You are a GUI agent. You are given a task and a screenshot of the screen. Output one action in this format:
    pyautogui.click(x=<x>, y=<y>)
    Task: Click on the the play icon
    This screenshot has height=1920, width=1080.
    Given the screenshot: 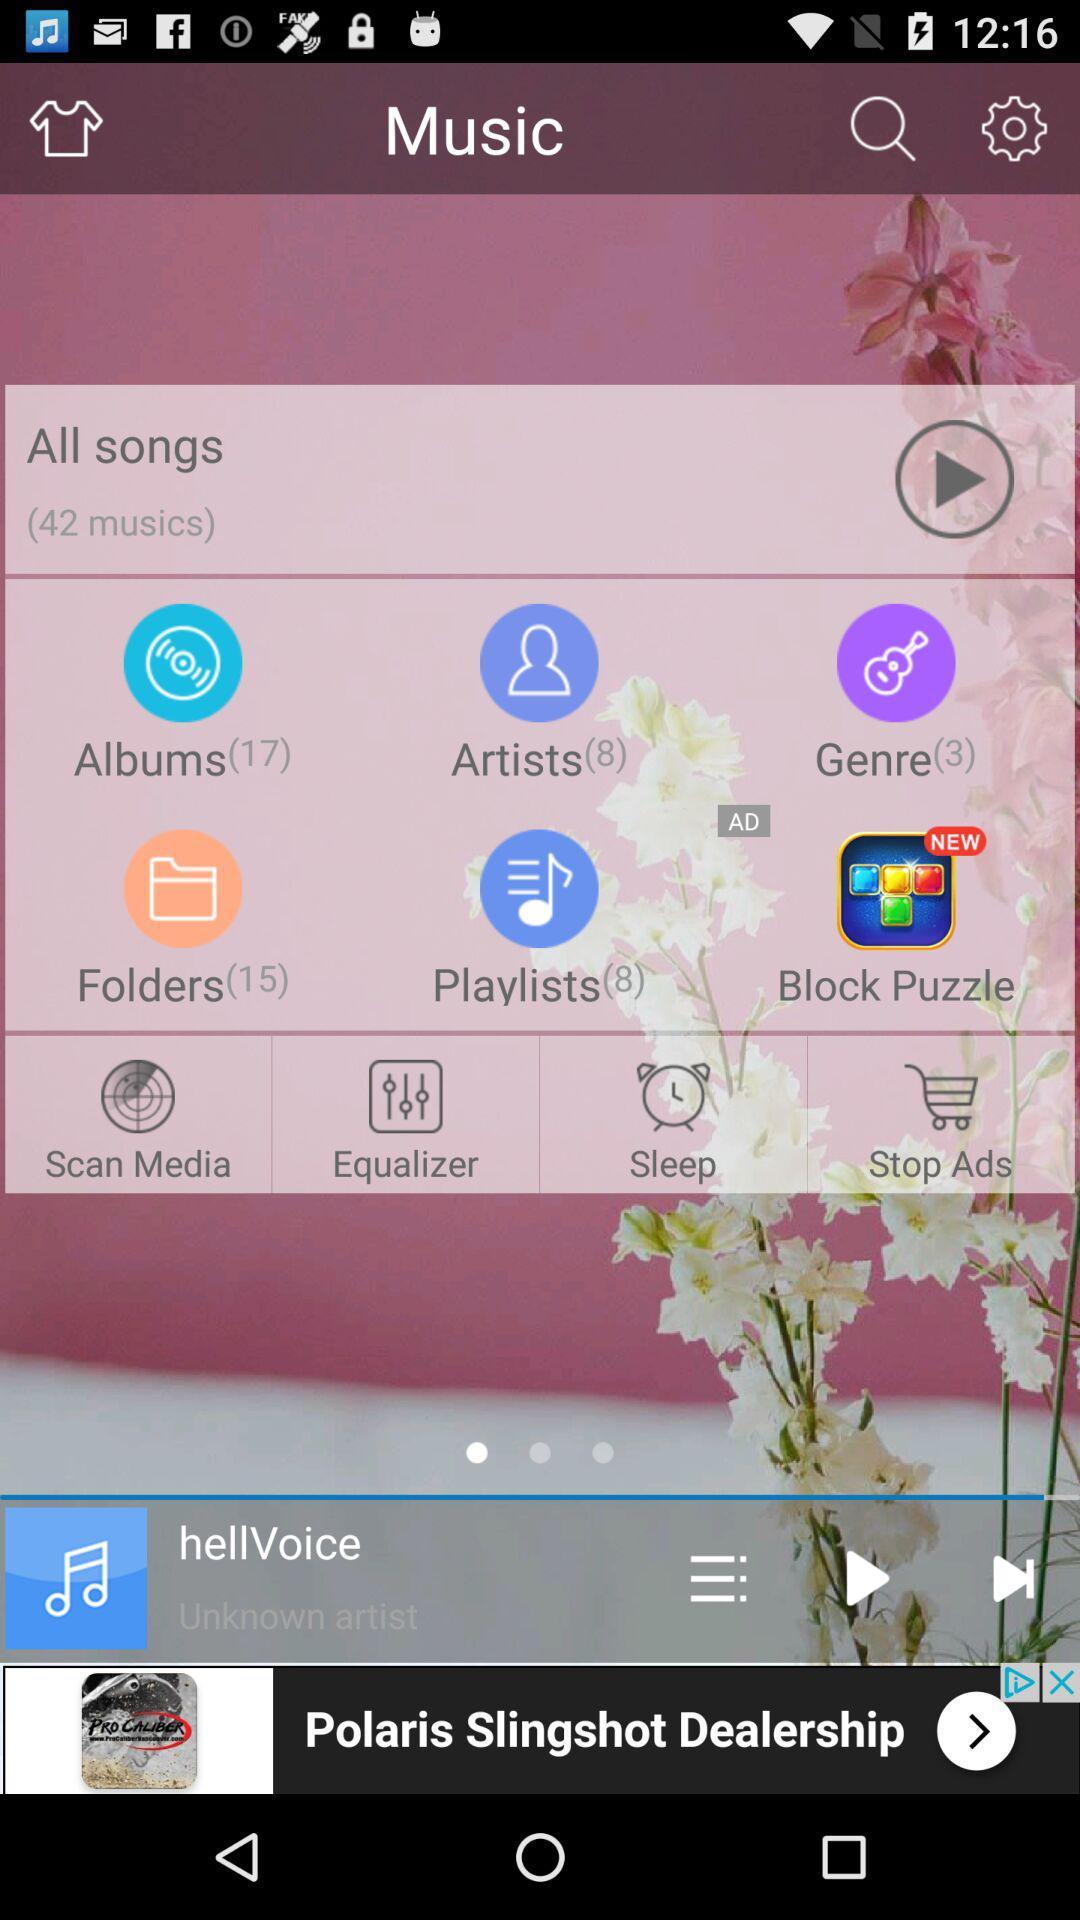 What is the action you would take?
    pyautogui.click(x=867, y=1688)
    